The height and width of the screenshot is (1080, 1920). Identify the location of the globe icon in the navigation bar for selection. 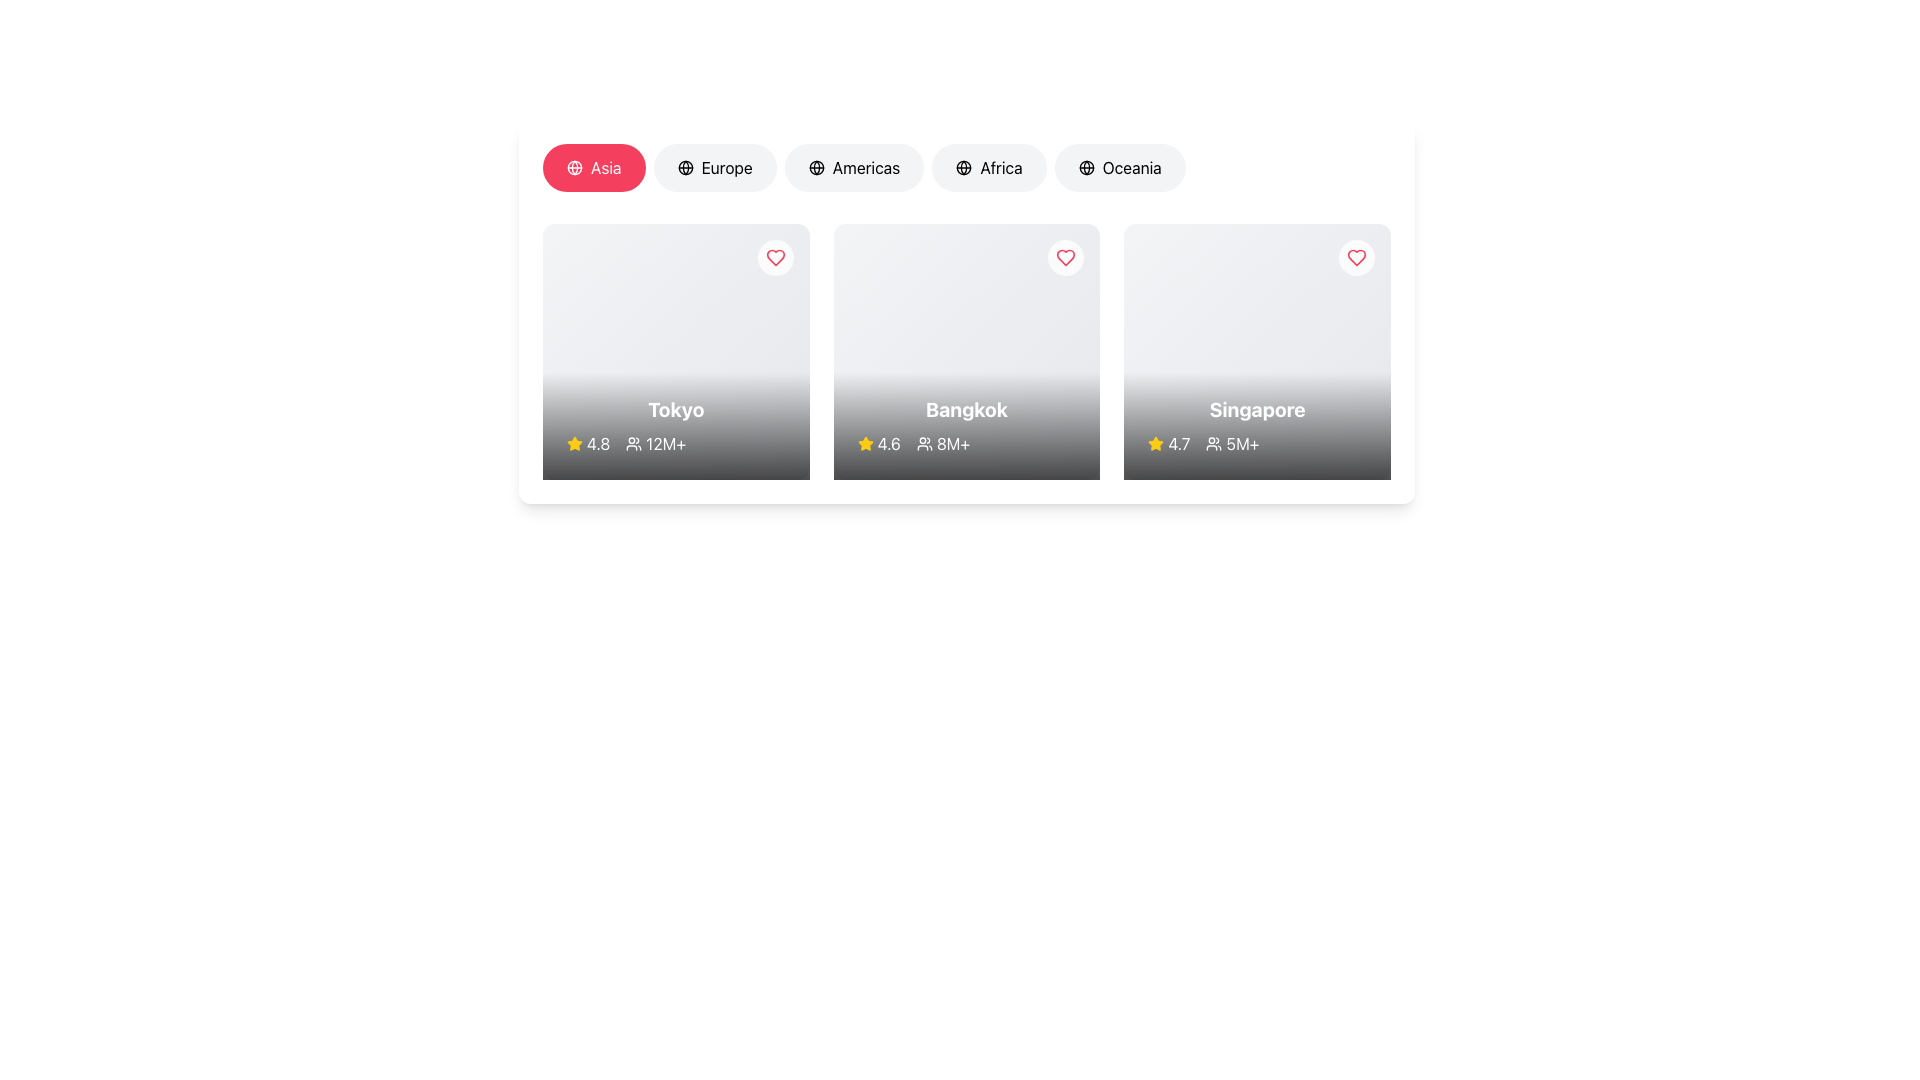
(1085, 167).